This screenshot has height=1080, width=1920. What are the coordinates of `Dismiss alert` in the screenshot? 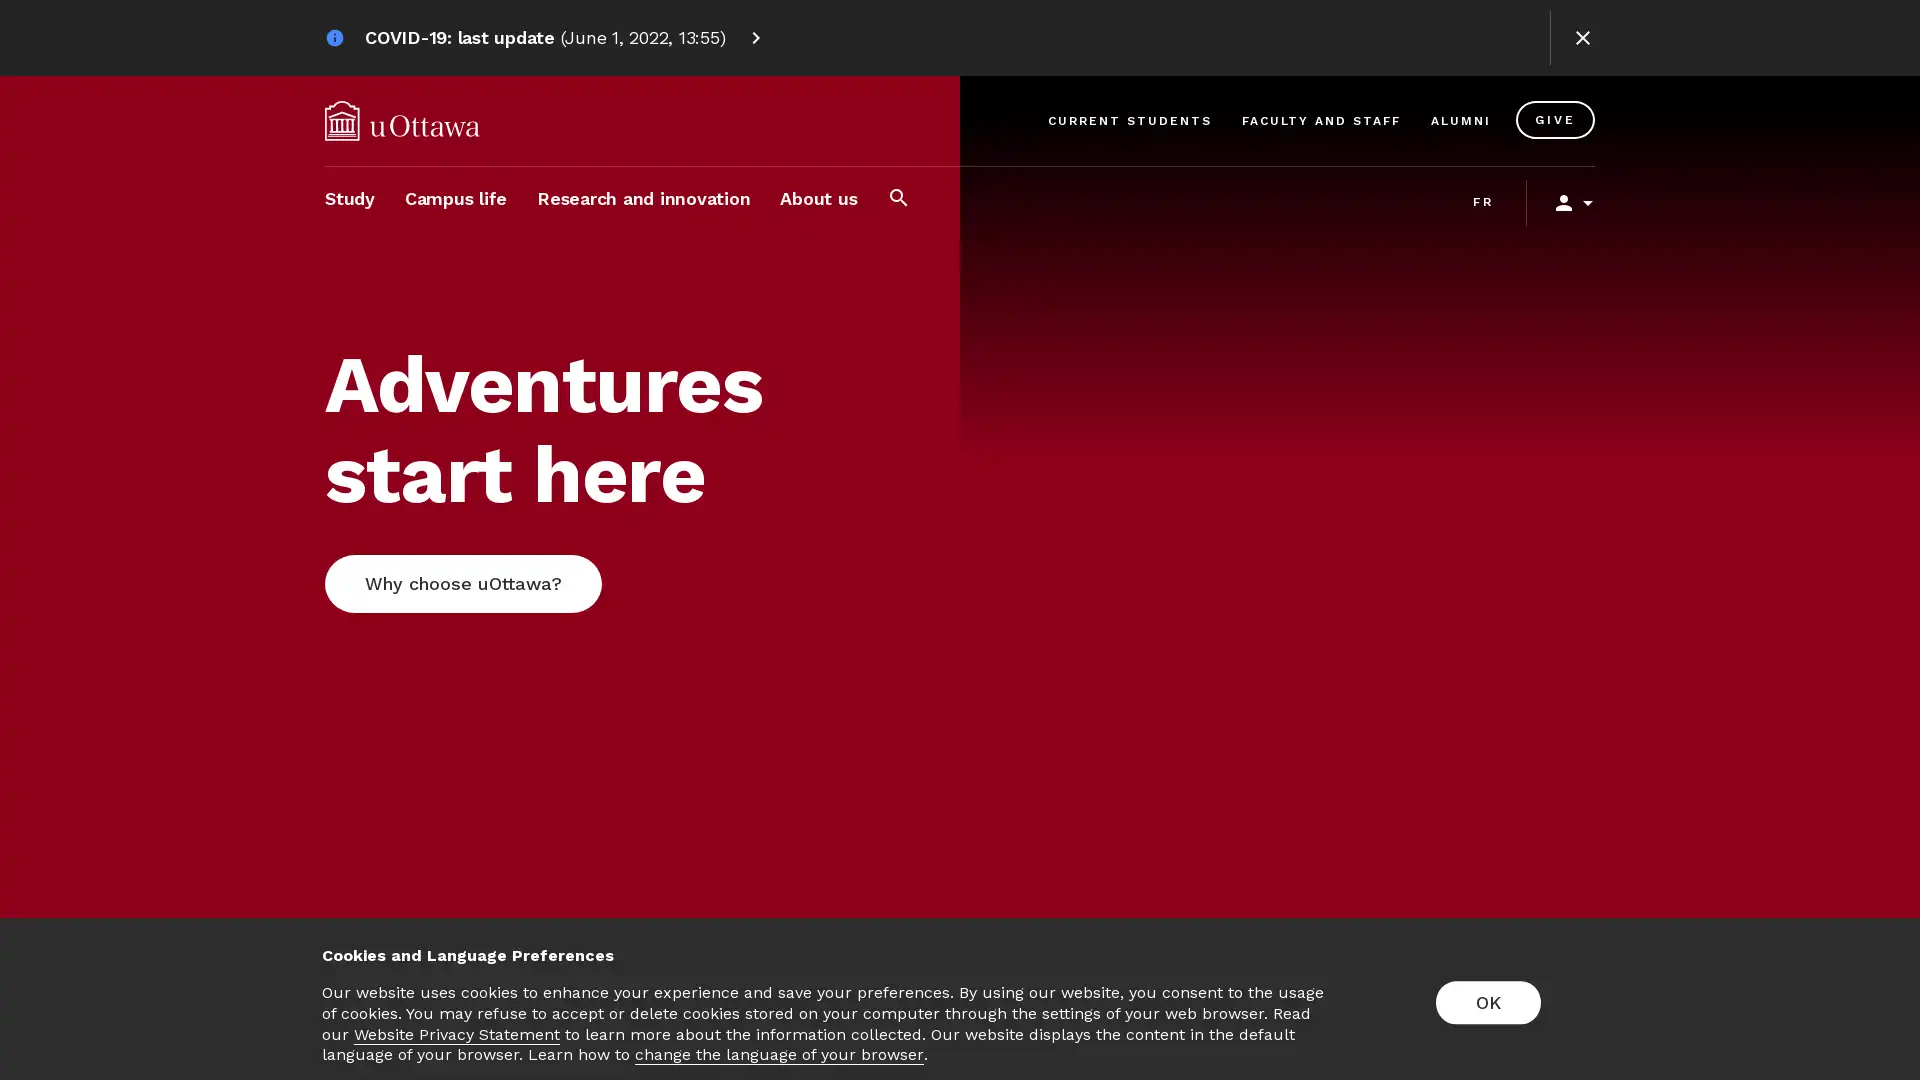 It's located at (1582, 38).